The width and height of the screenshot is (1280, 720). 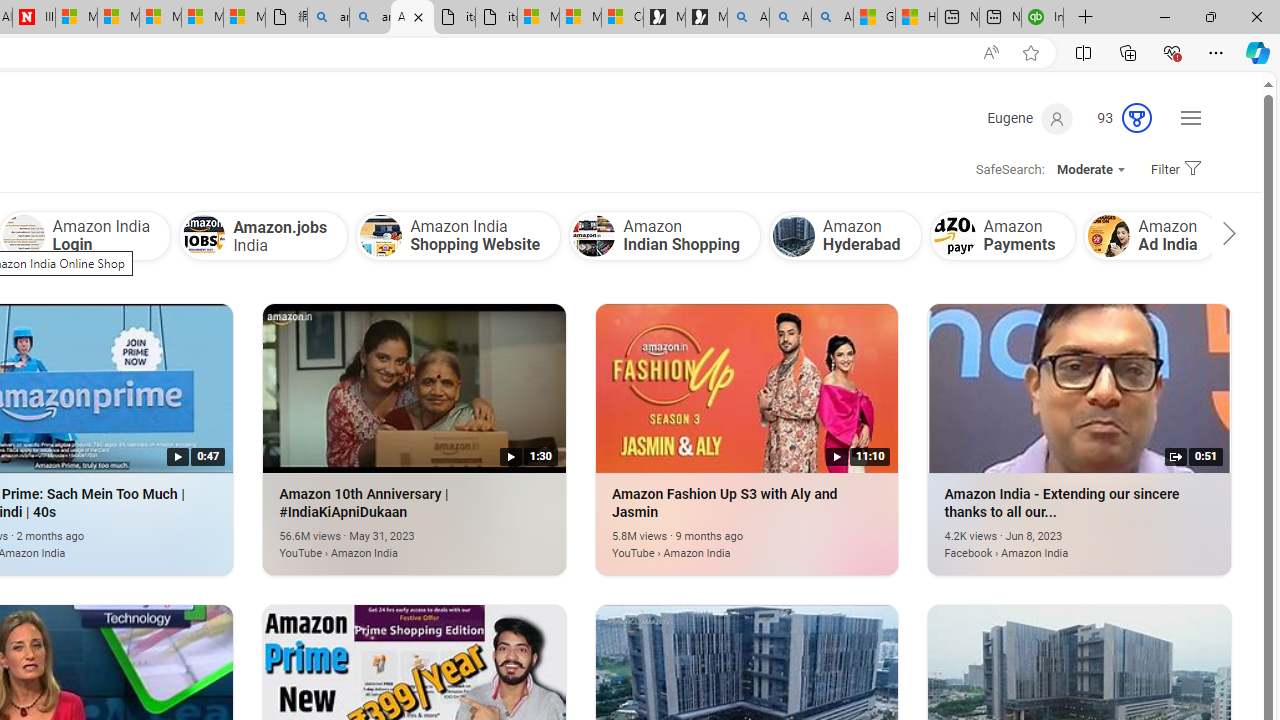 I want to click on 'Amazon India Shopping Website', so click(x=457, y=234).